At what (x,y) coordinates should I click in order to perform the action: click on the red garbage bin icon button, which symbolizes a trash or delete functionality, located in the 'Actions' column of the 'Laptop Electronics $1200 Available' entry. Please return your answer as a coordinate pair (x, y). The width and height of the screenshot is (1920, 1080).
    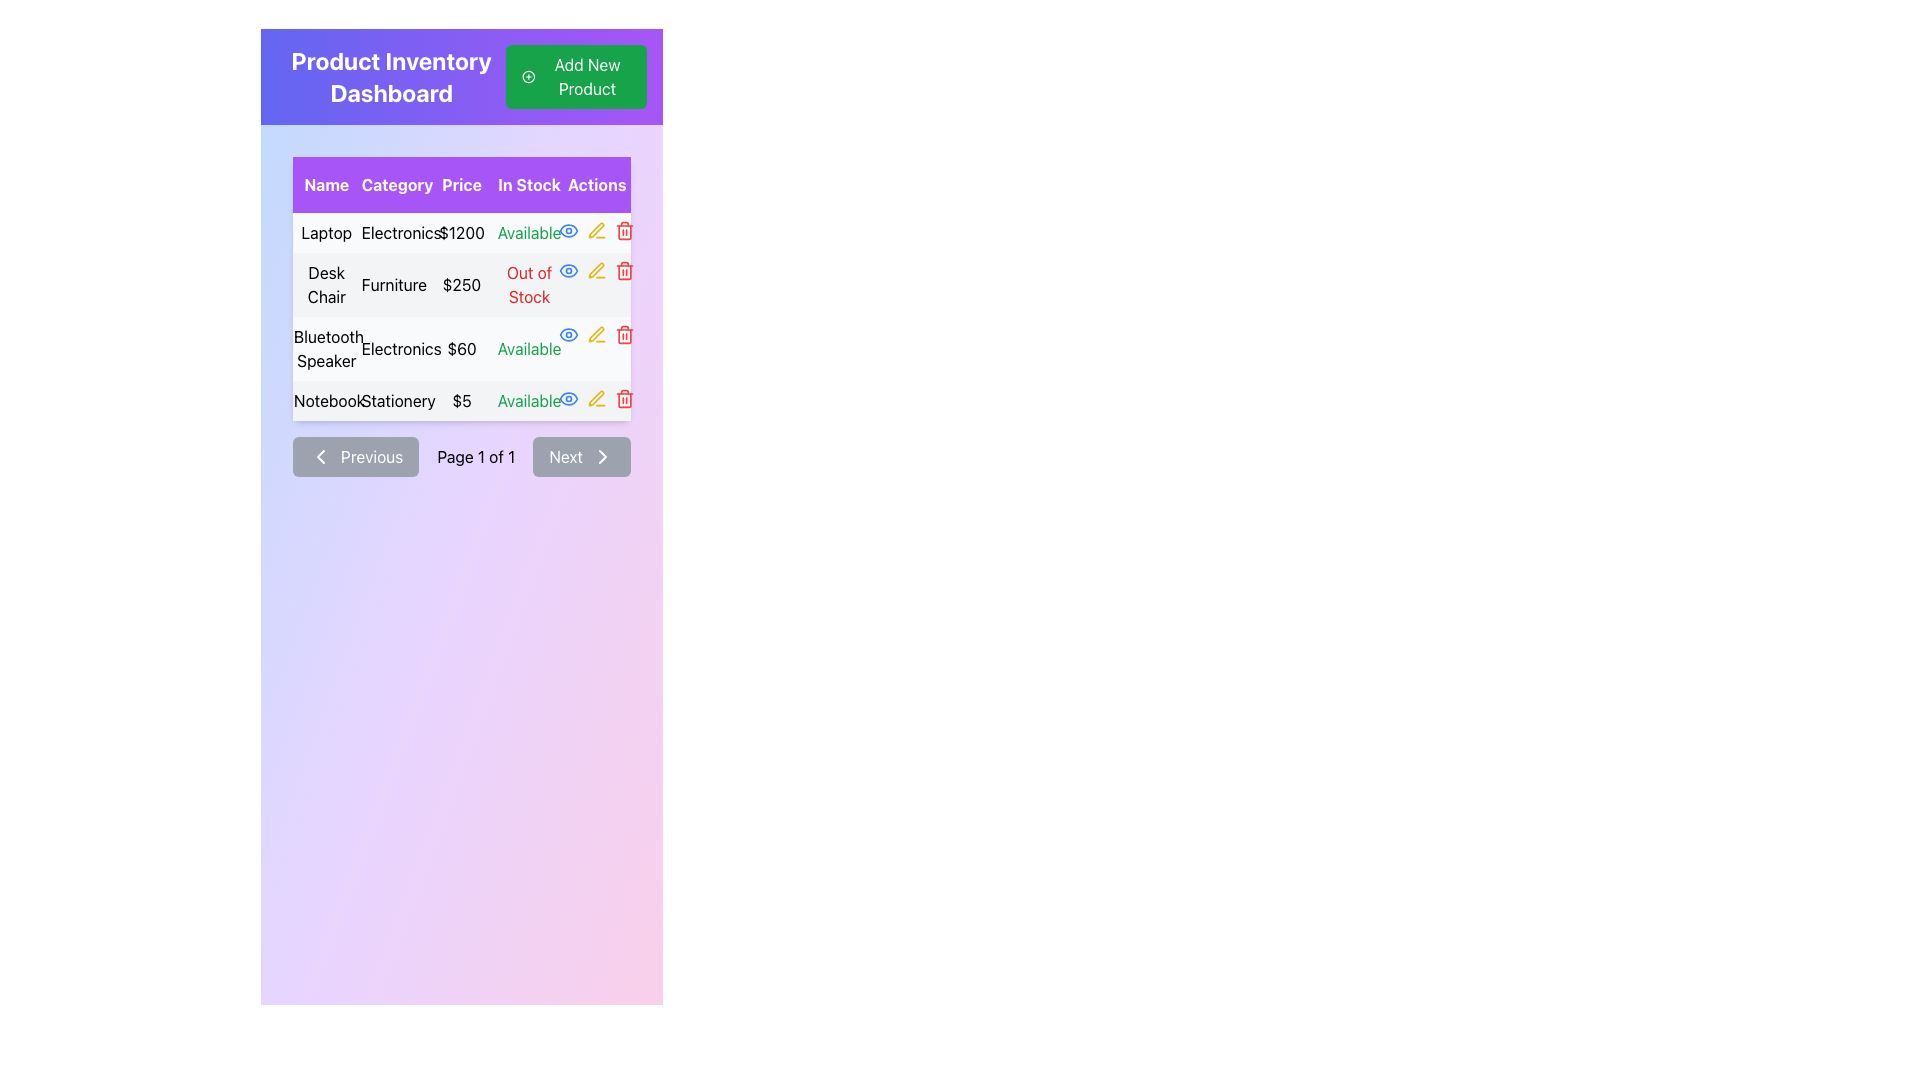
    Looking at the image, I should click on (624, 230).